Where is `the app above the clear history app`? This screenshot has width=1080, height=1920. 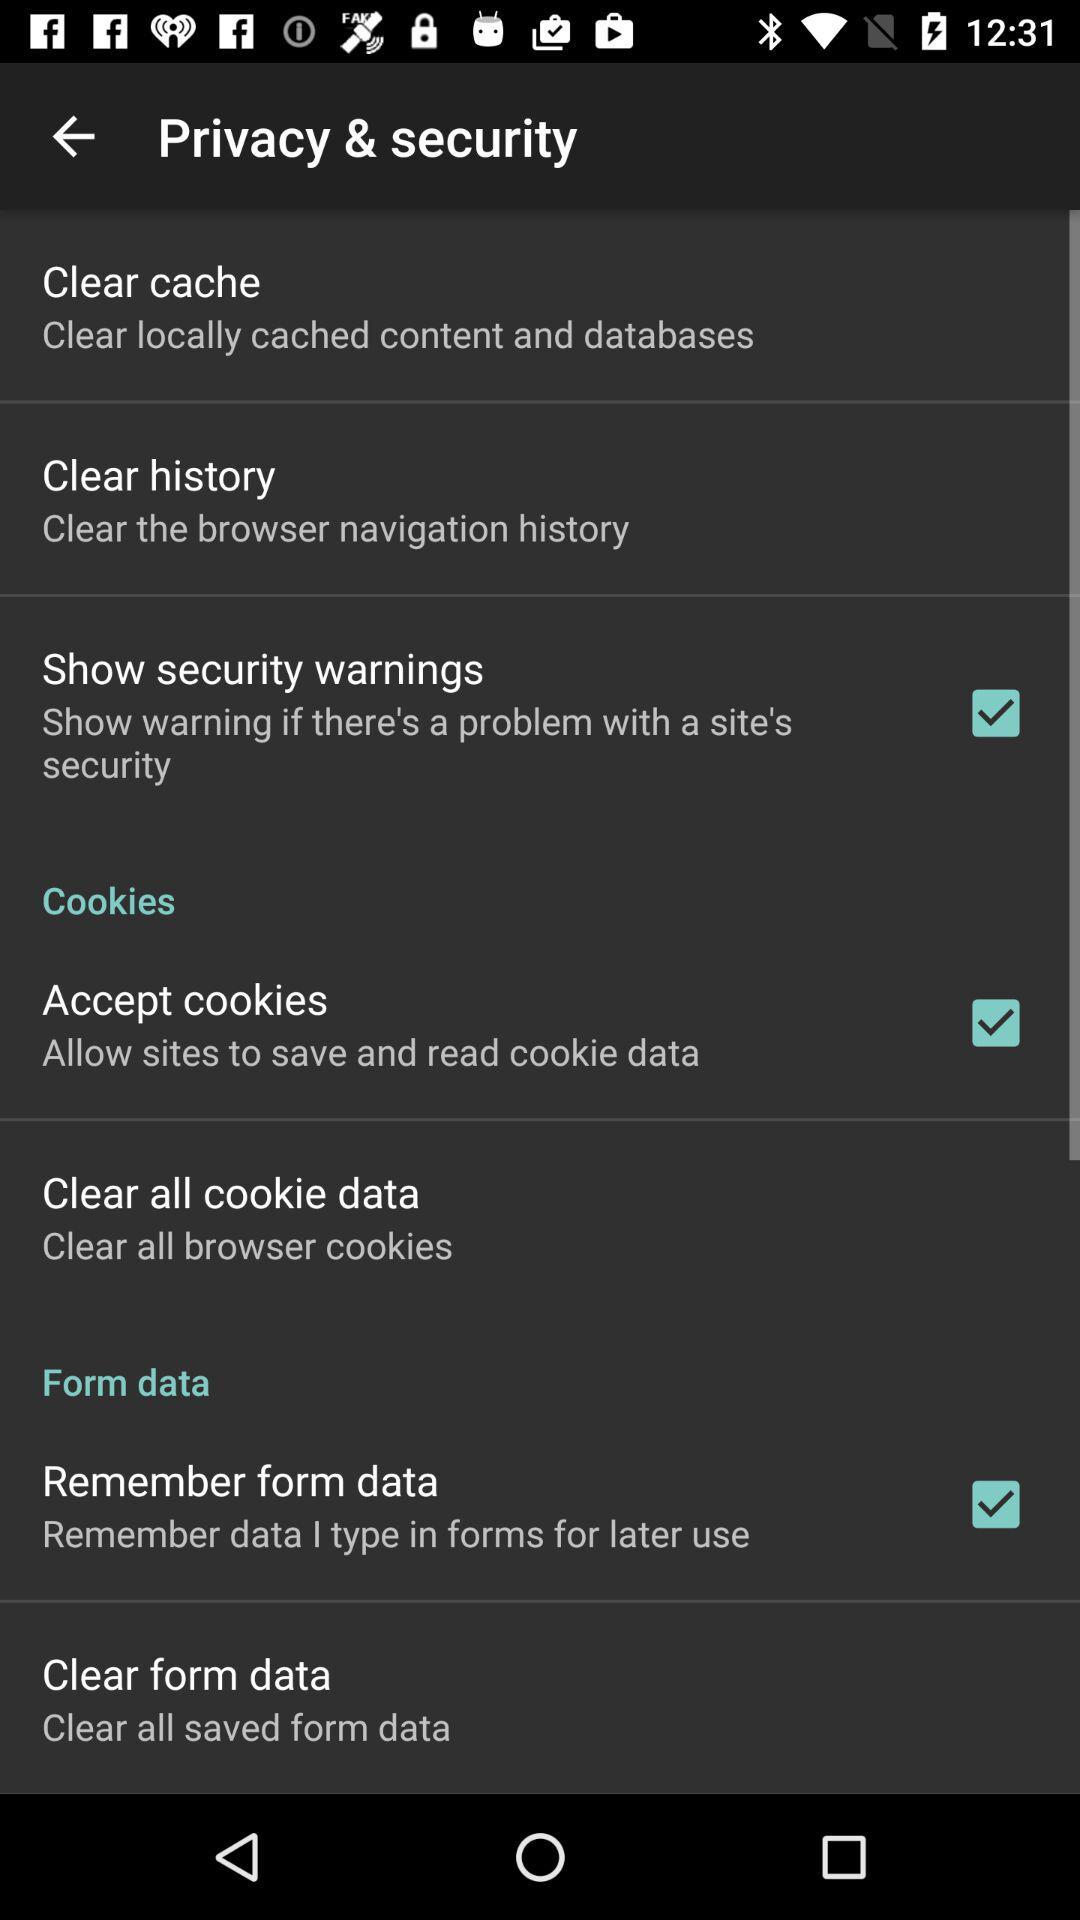
the app above the clear history app is located at coordinates (398, 333).